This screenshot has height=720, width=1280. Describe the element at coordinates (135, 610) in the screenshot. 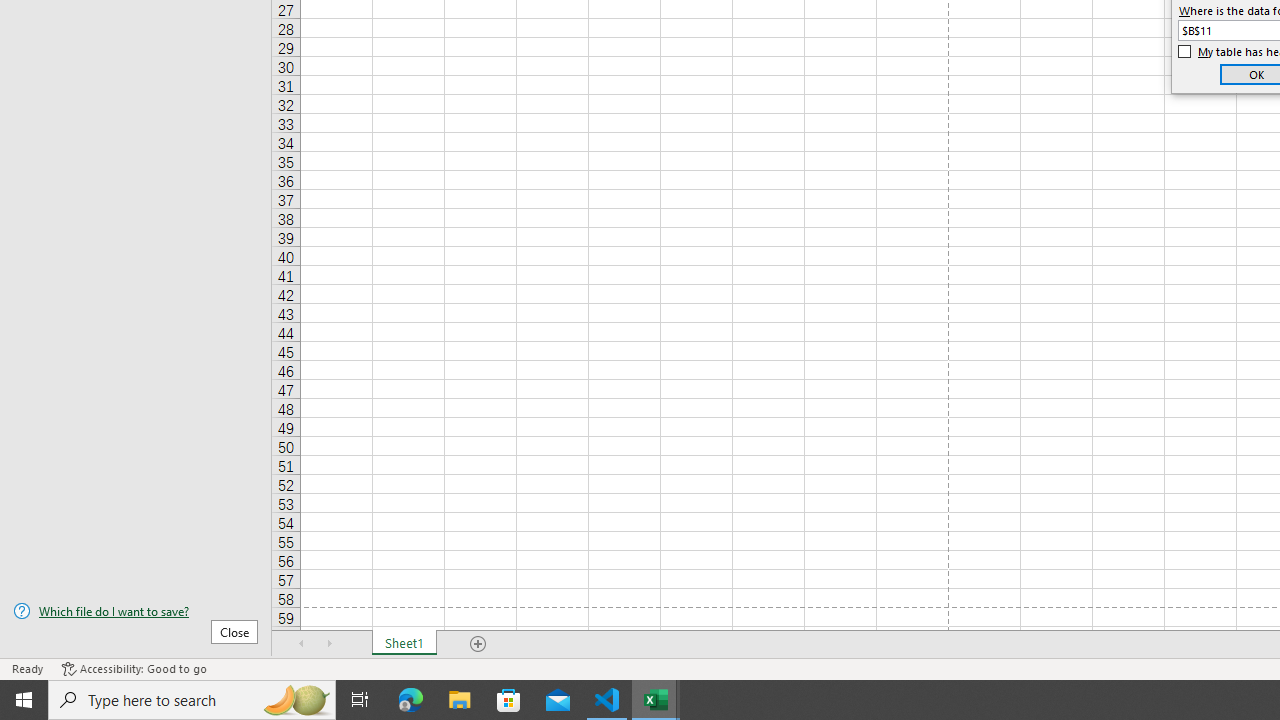

I see `'Which file do I want to save?'` at that location.